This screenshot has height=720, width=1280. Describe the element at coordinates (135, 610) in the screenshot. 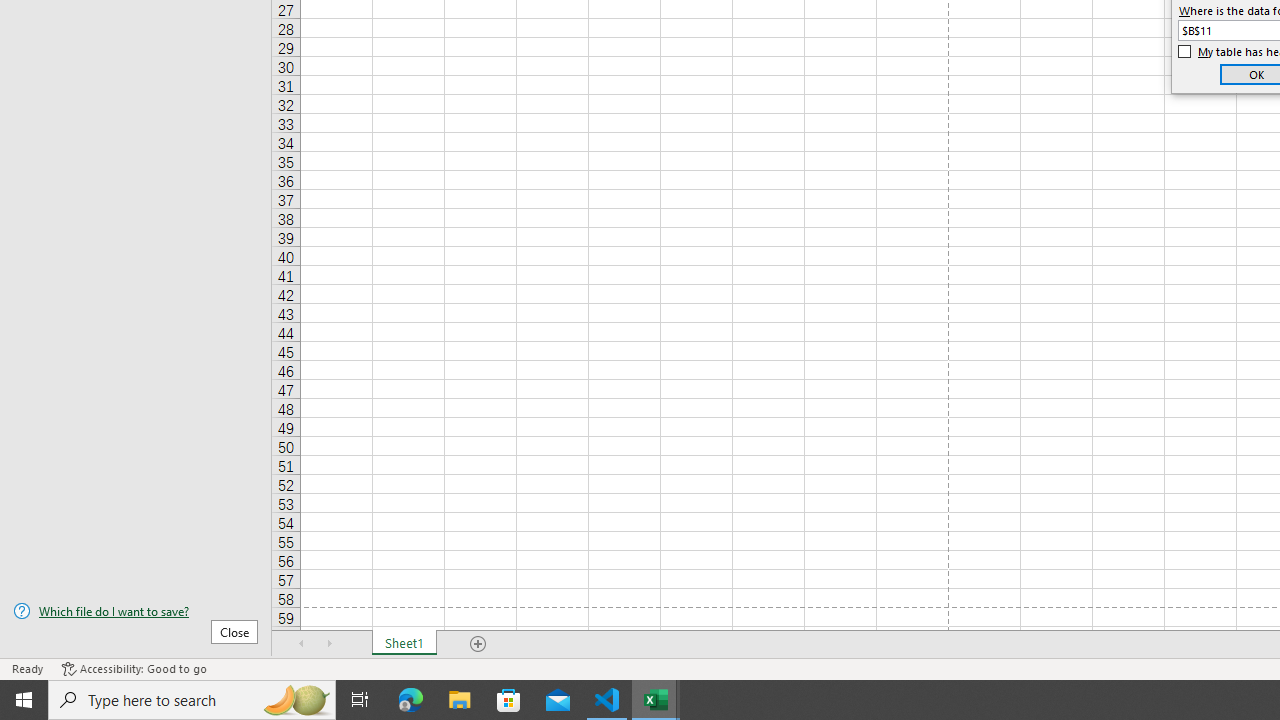

I see `'Which file do I want to save?'` at that location.